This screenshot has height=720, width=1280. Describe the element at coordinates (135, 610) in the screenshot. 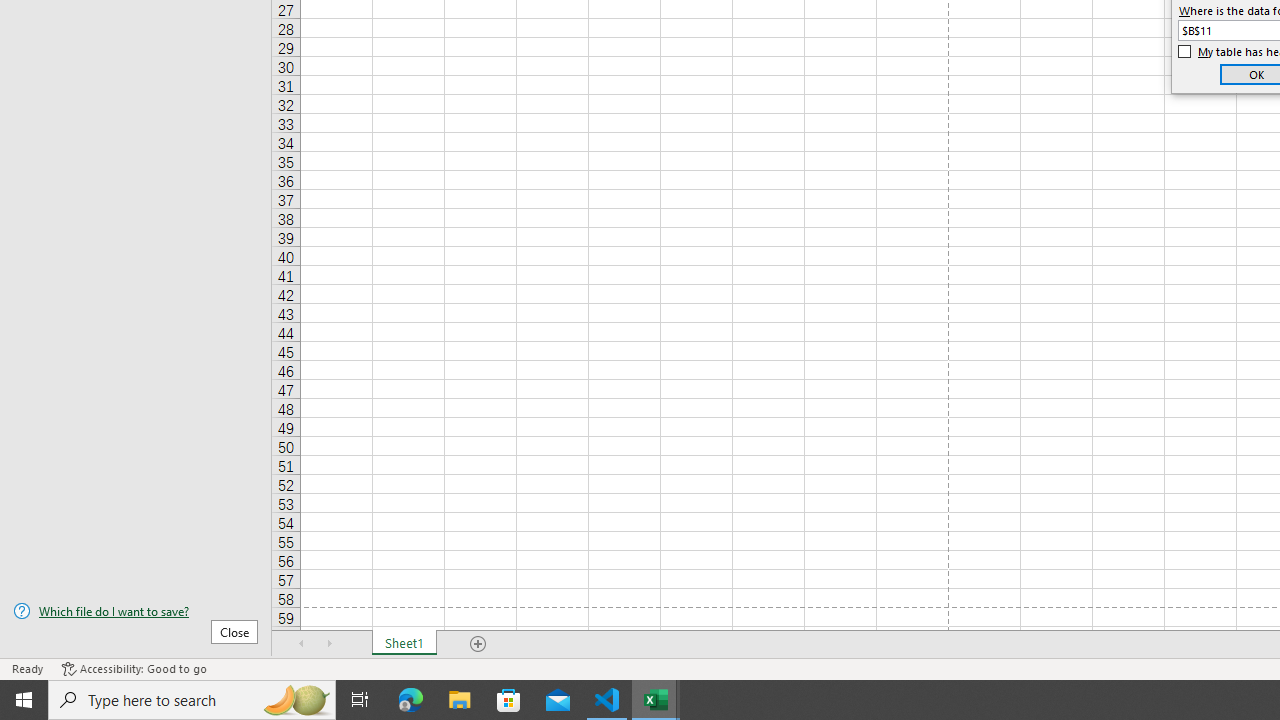

I see `'Which file do I want to save?'` at that location.